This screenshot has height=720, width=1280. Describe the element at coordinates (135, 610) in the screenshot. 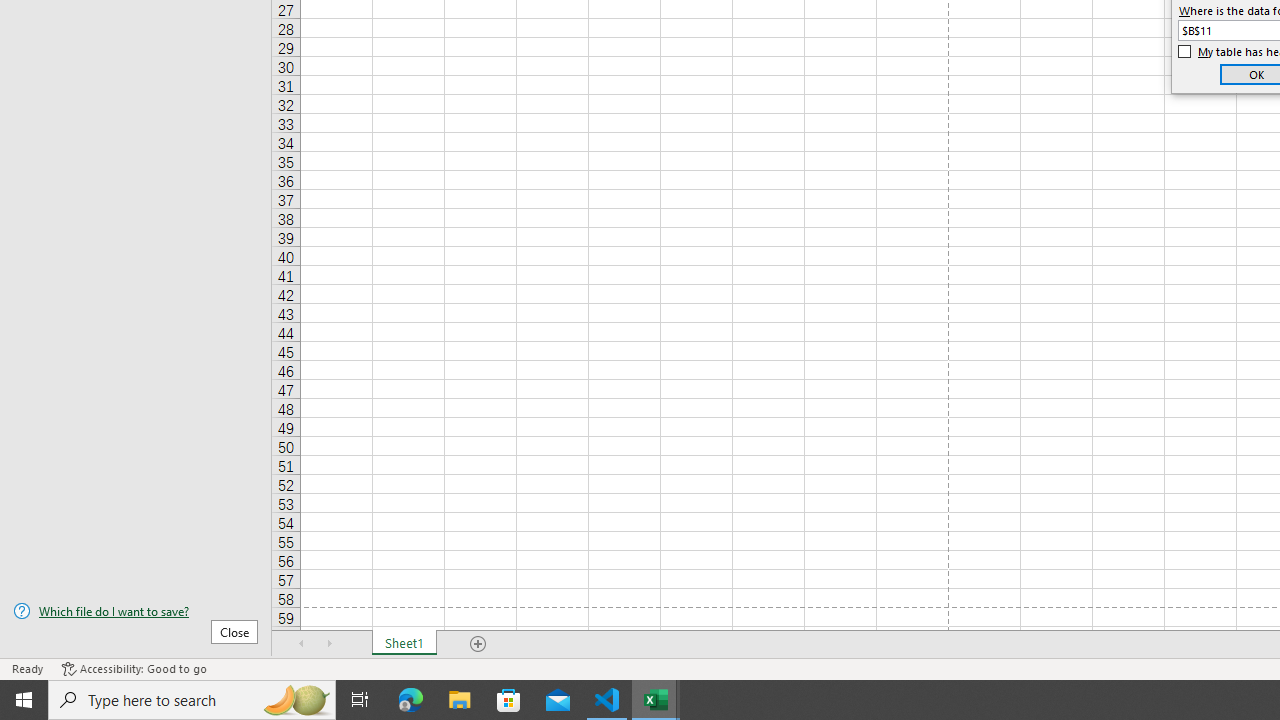

I see `'Which file do I want to save?'` at that location.